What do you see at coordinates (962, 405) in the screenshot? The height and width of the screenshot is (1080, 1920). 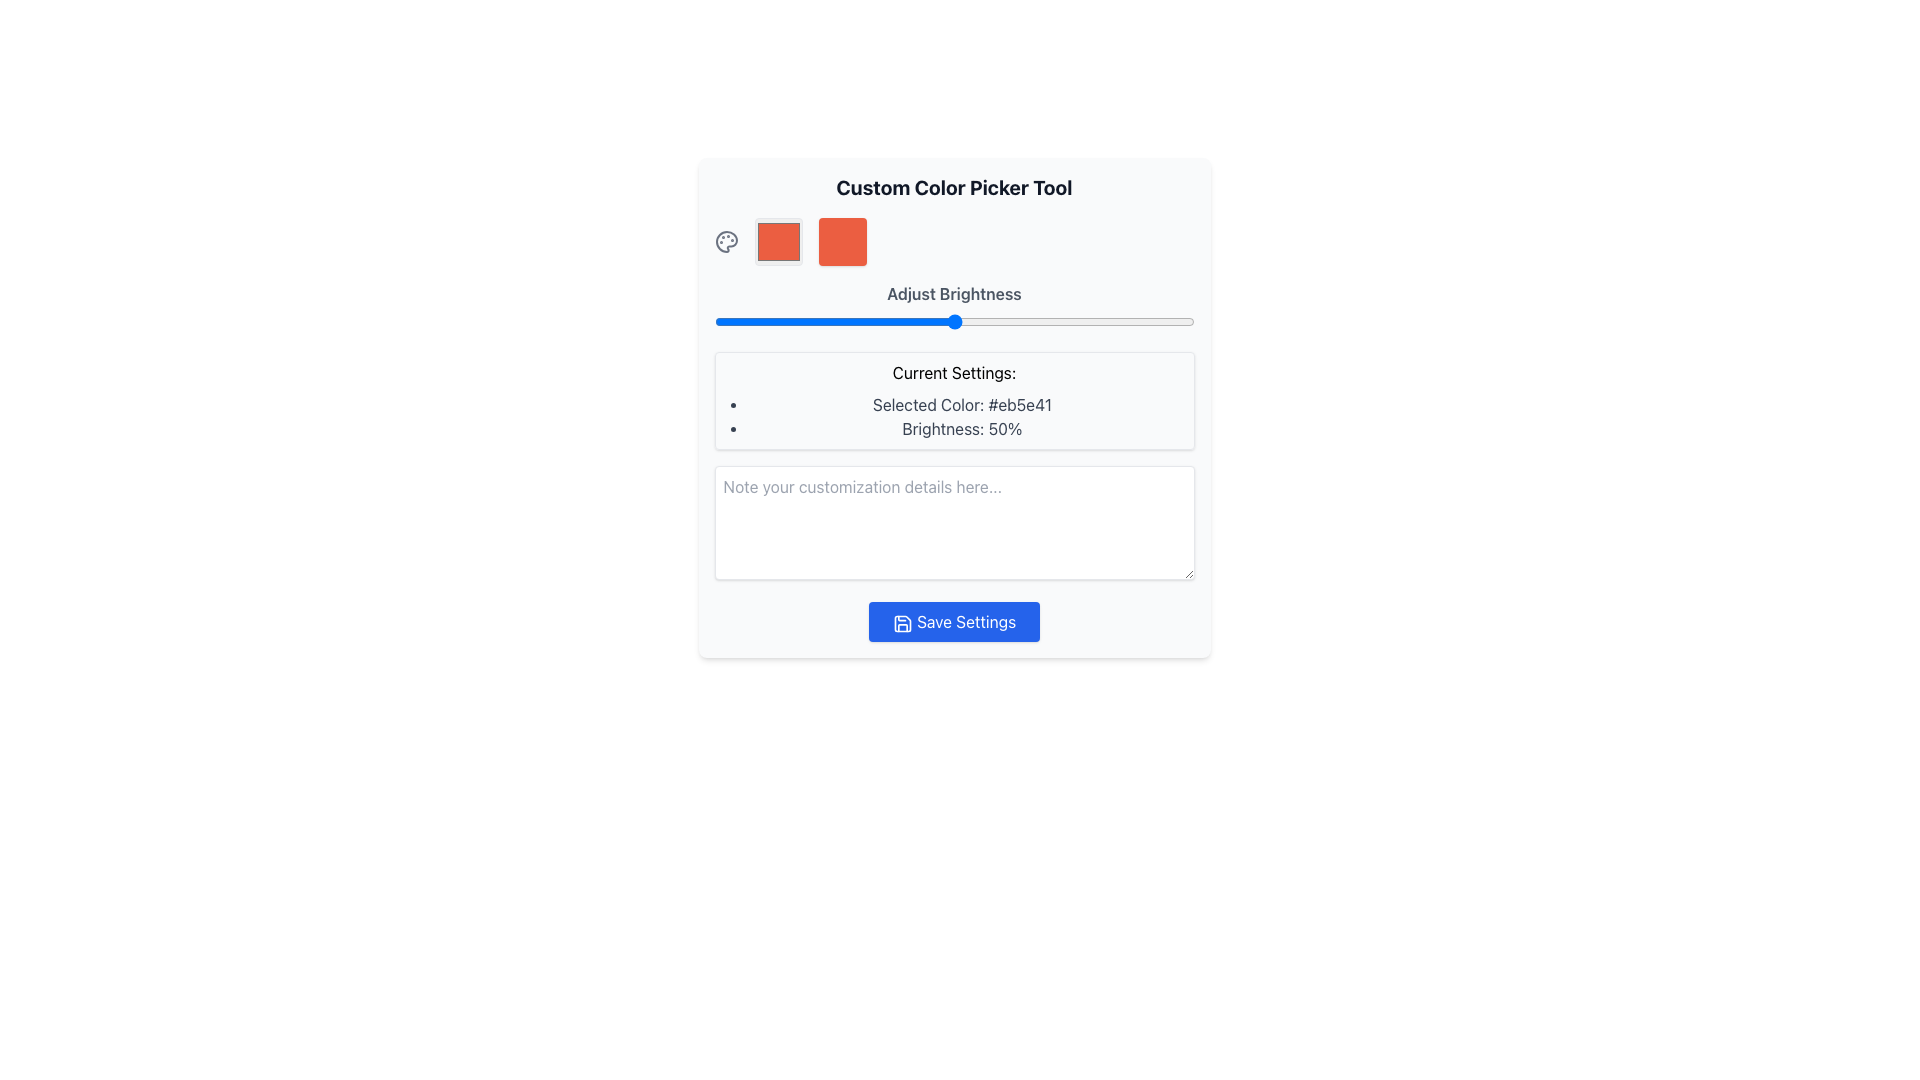 I see `the text label displaying 'Selected Color: #eb5e41' in the 'Current Settings' section` at bounding box center [962, 405].